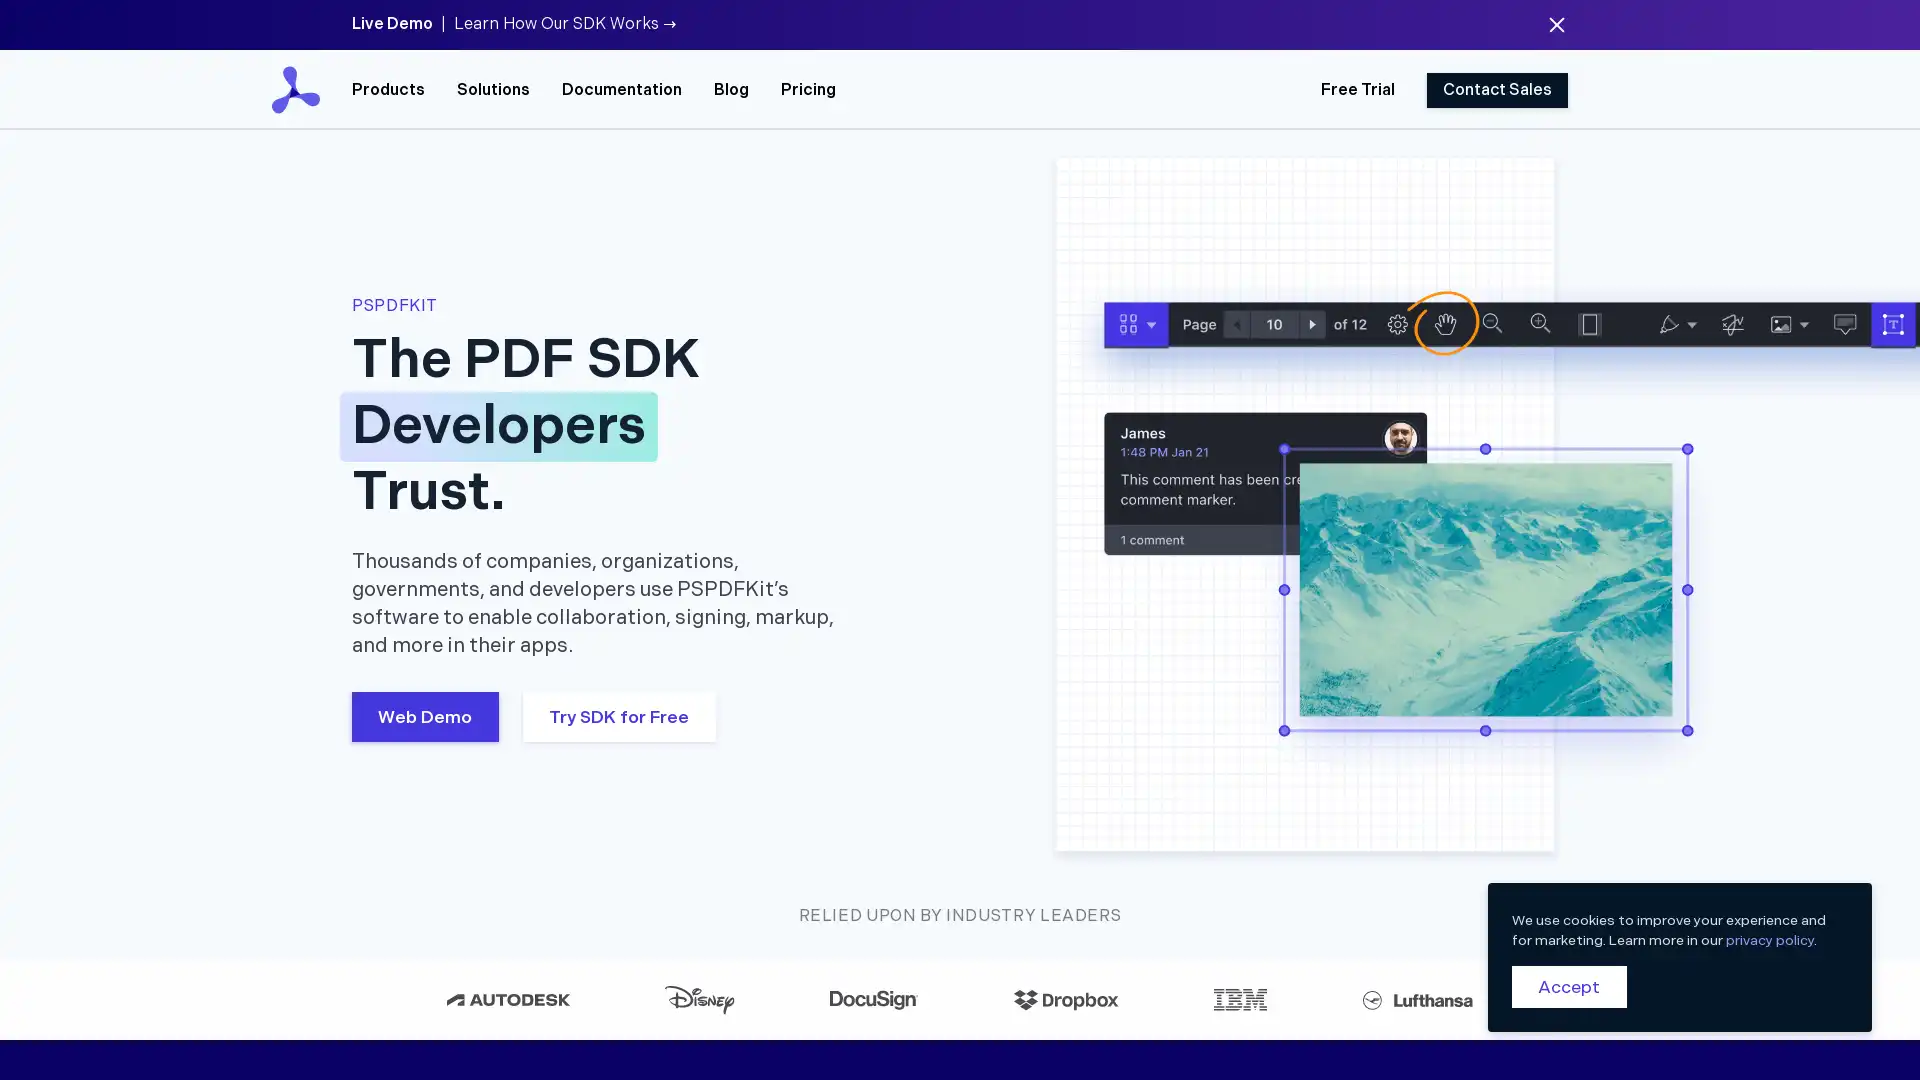 The image size is (1920, 1080). I want to click on Accept, so click(1568, 986).